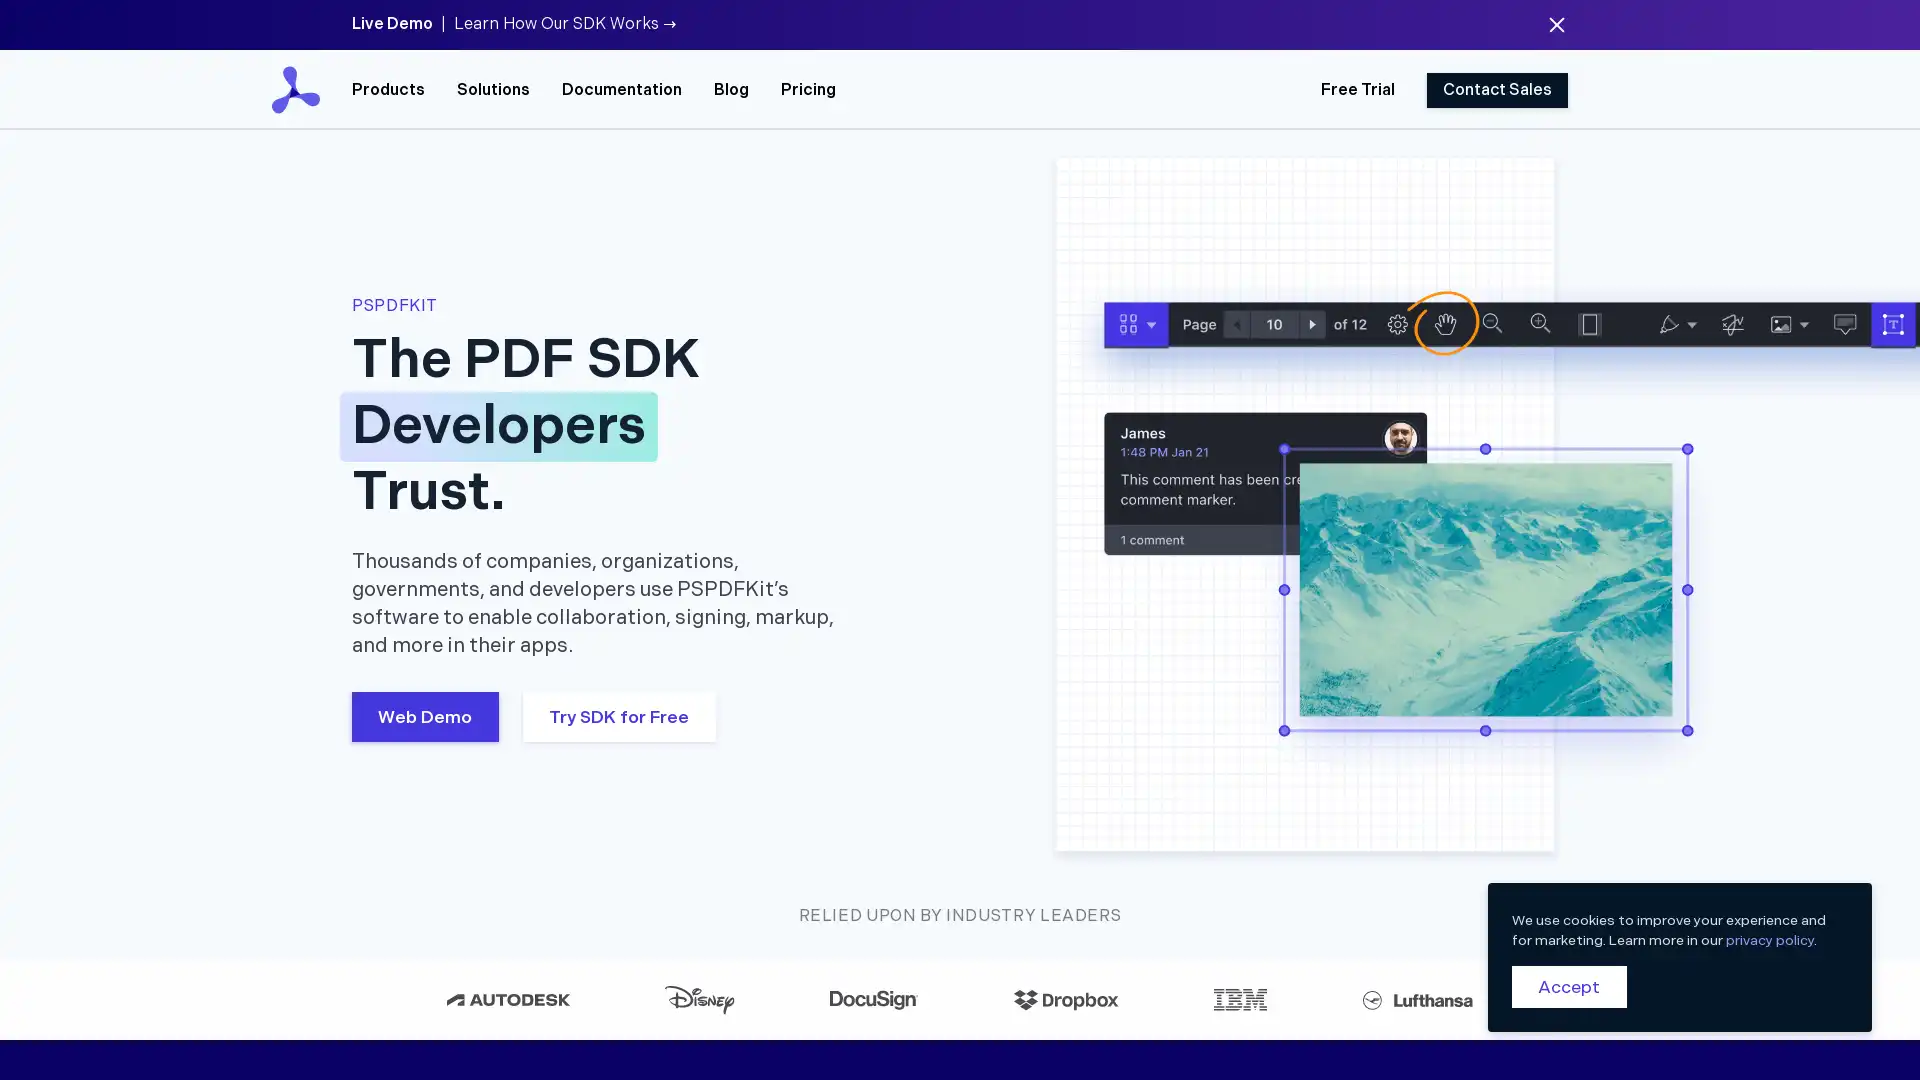 The image size is (1920, 1080). I want to click on Accept, so click(1568, 986).